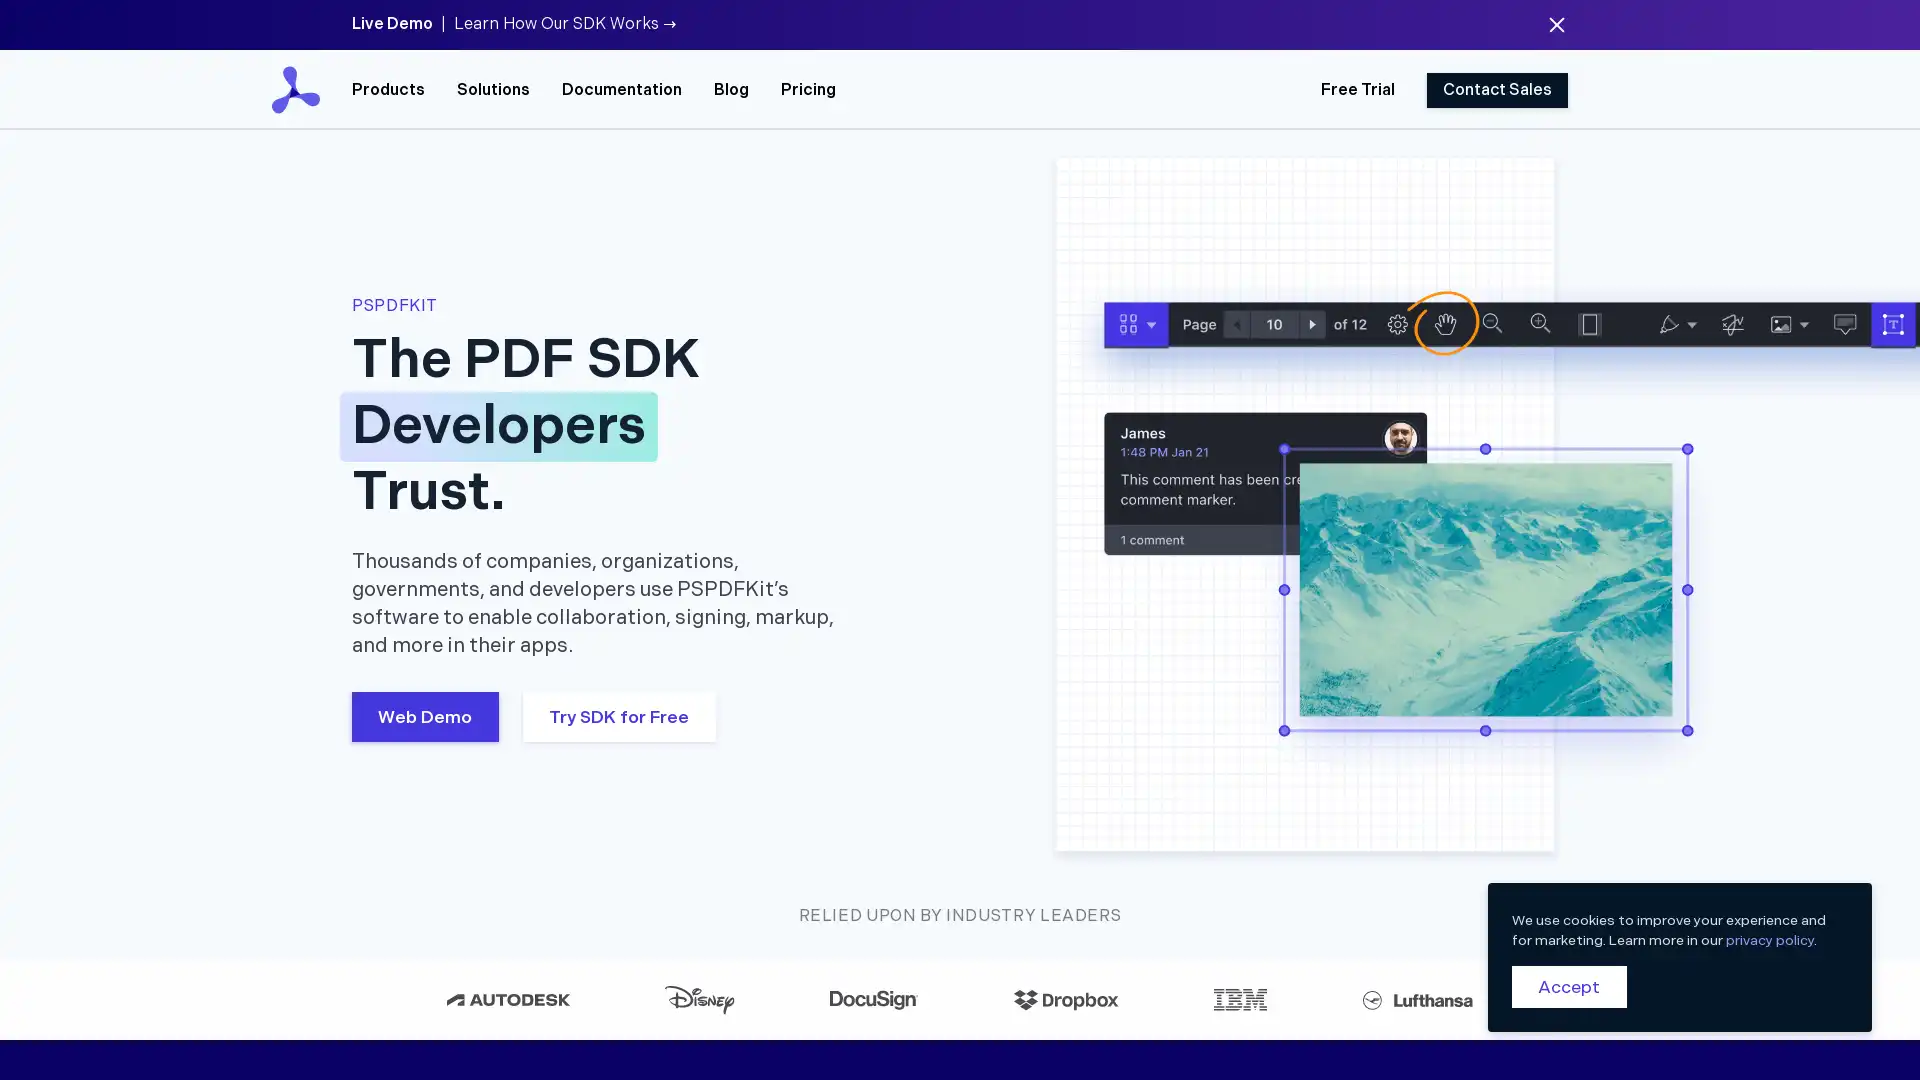 The image size is (1920, 1080). I want to click on Accept, so click(1568, 986).